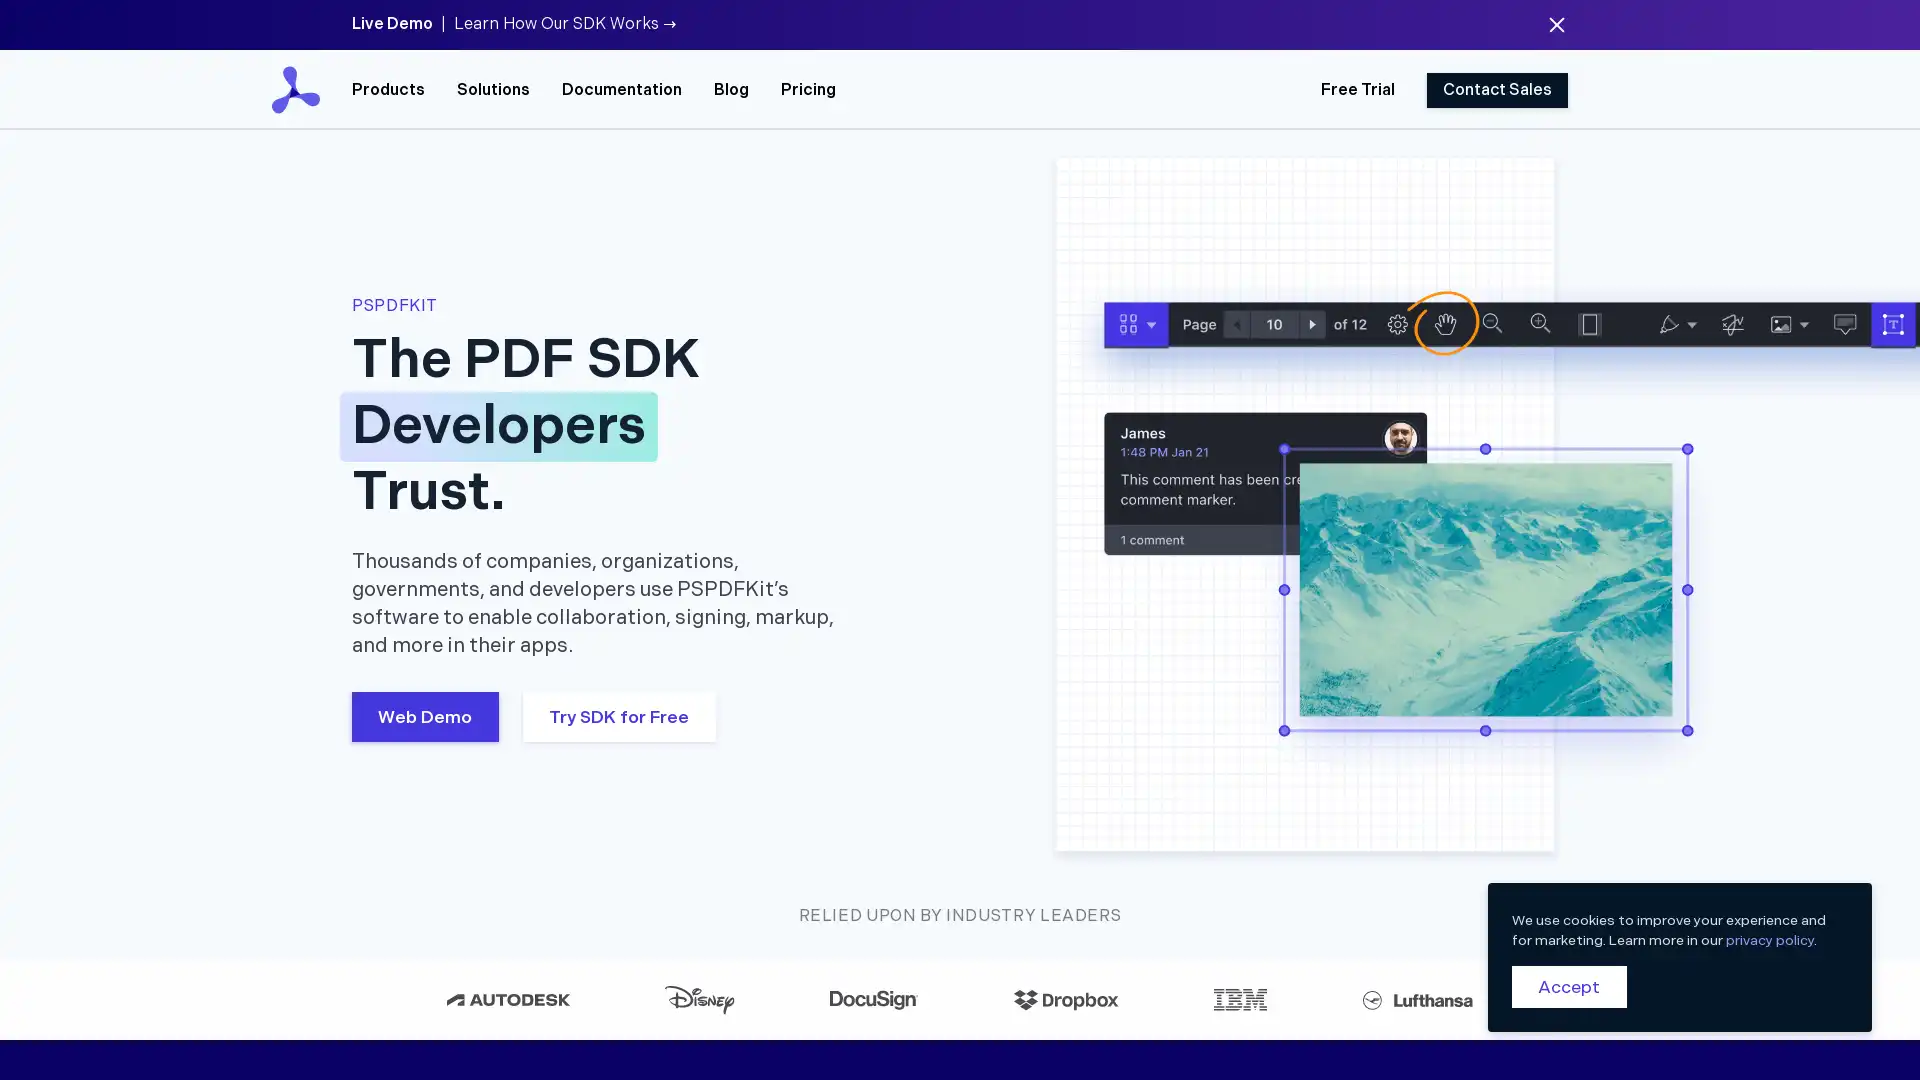 The image size is (1920, 1080). I want to click on Accept, so click(1568, 986).